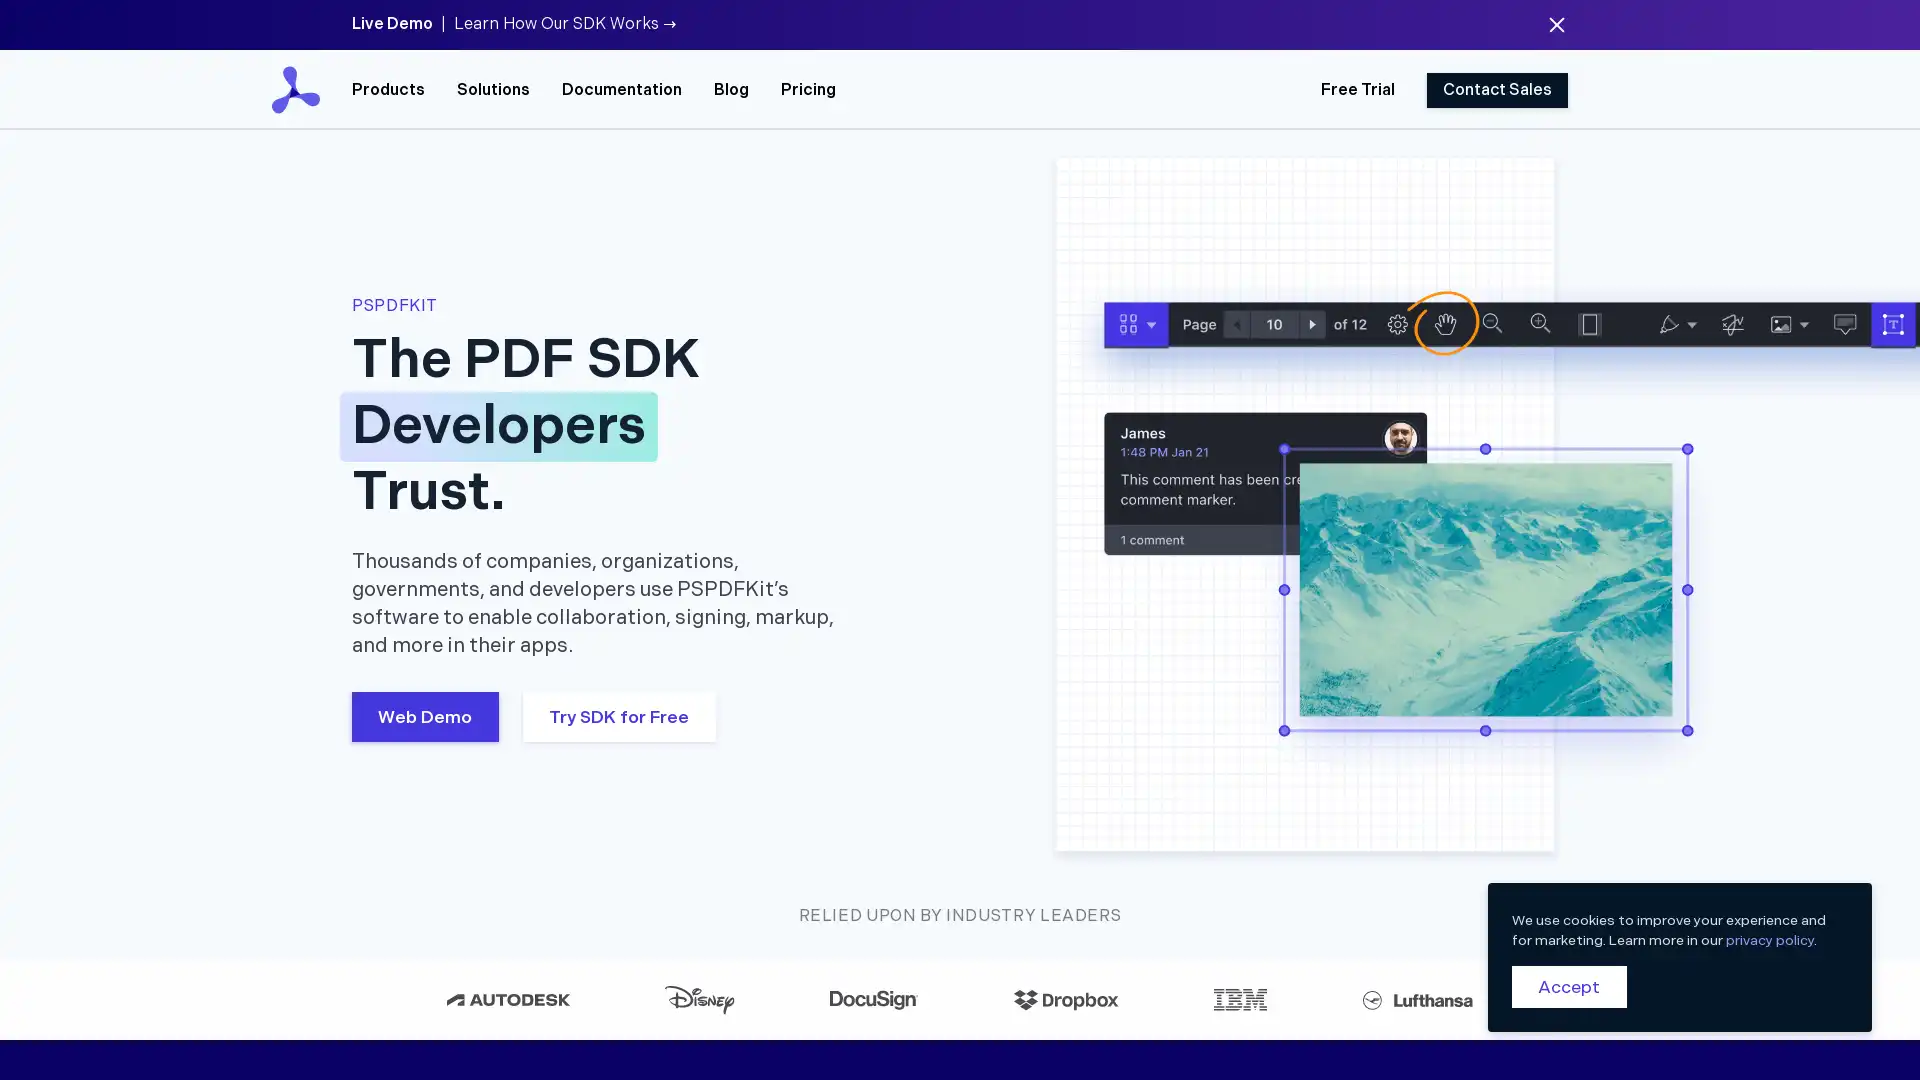 The image size is (1920, 1080). I want to click on Accept, so click(1568, 986).